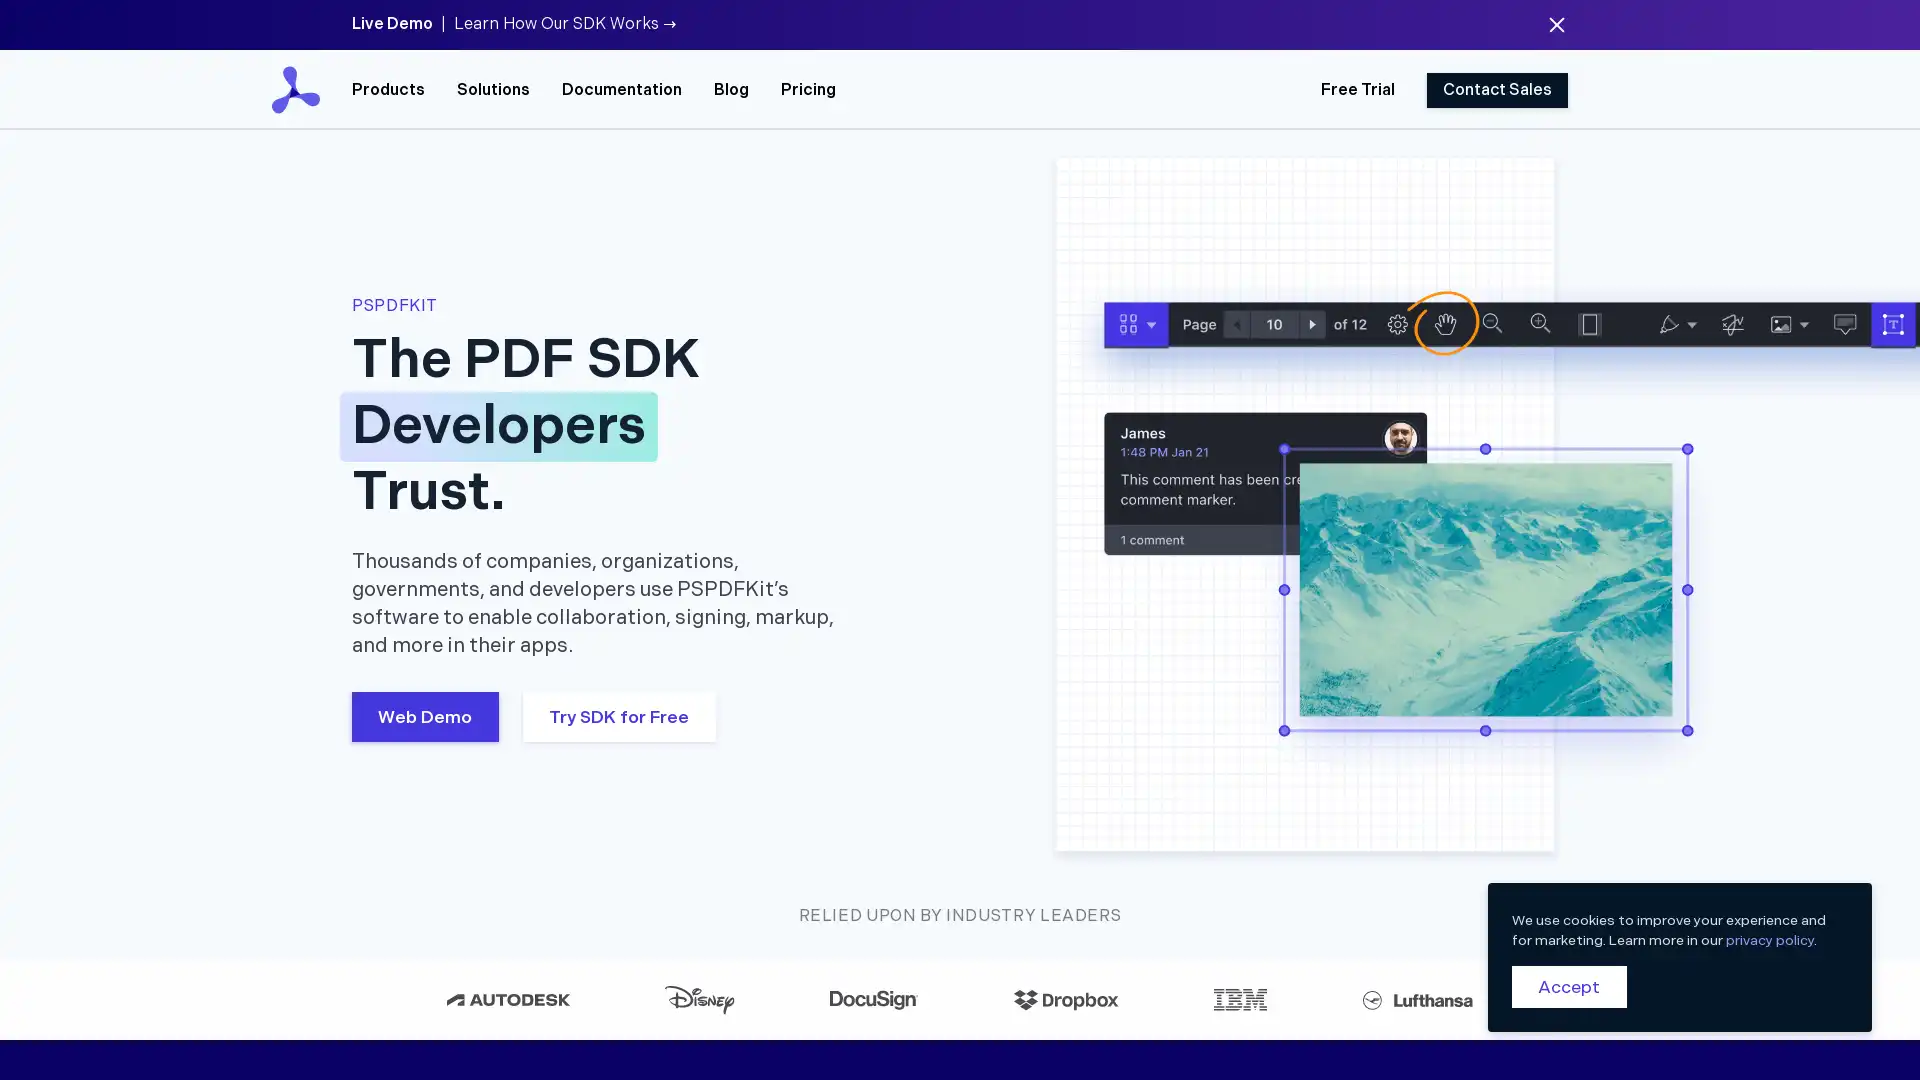 The image size is (1920, 1080). I want to click on Accept, so click(1568, 986).